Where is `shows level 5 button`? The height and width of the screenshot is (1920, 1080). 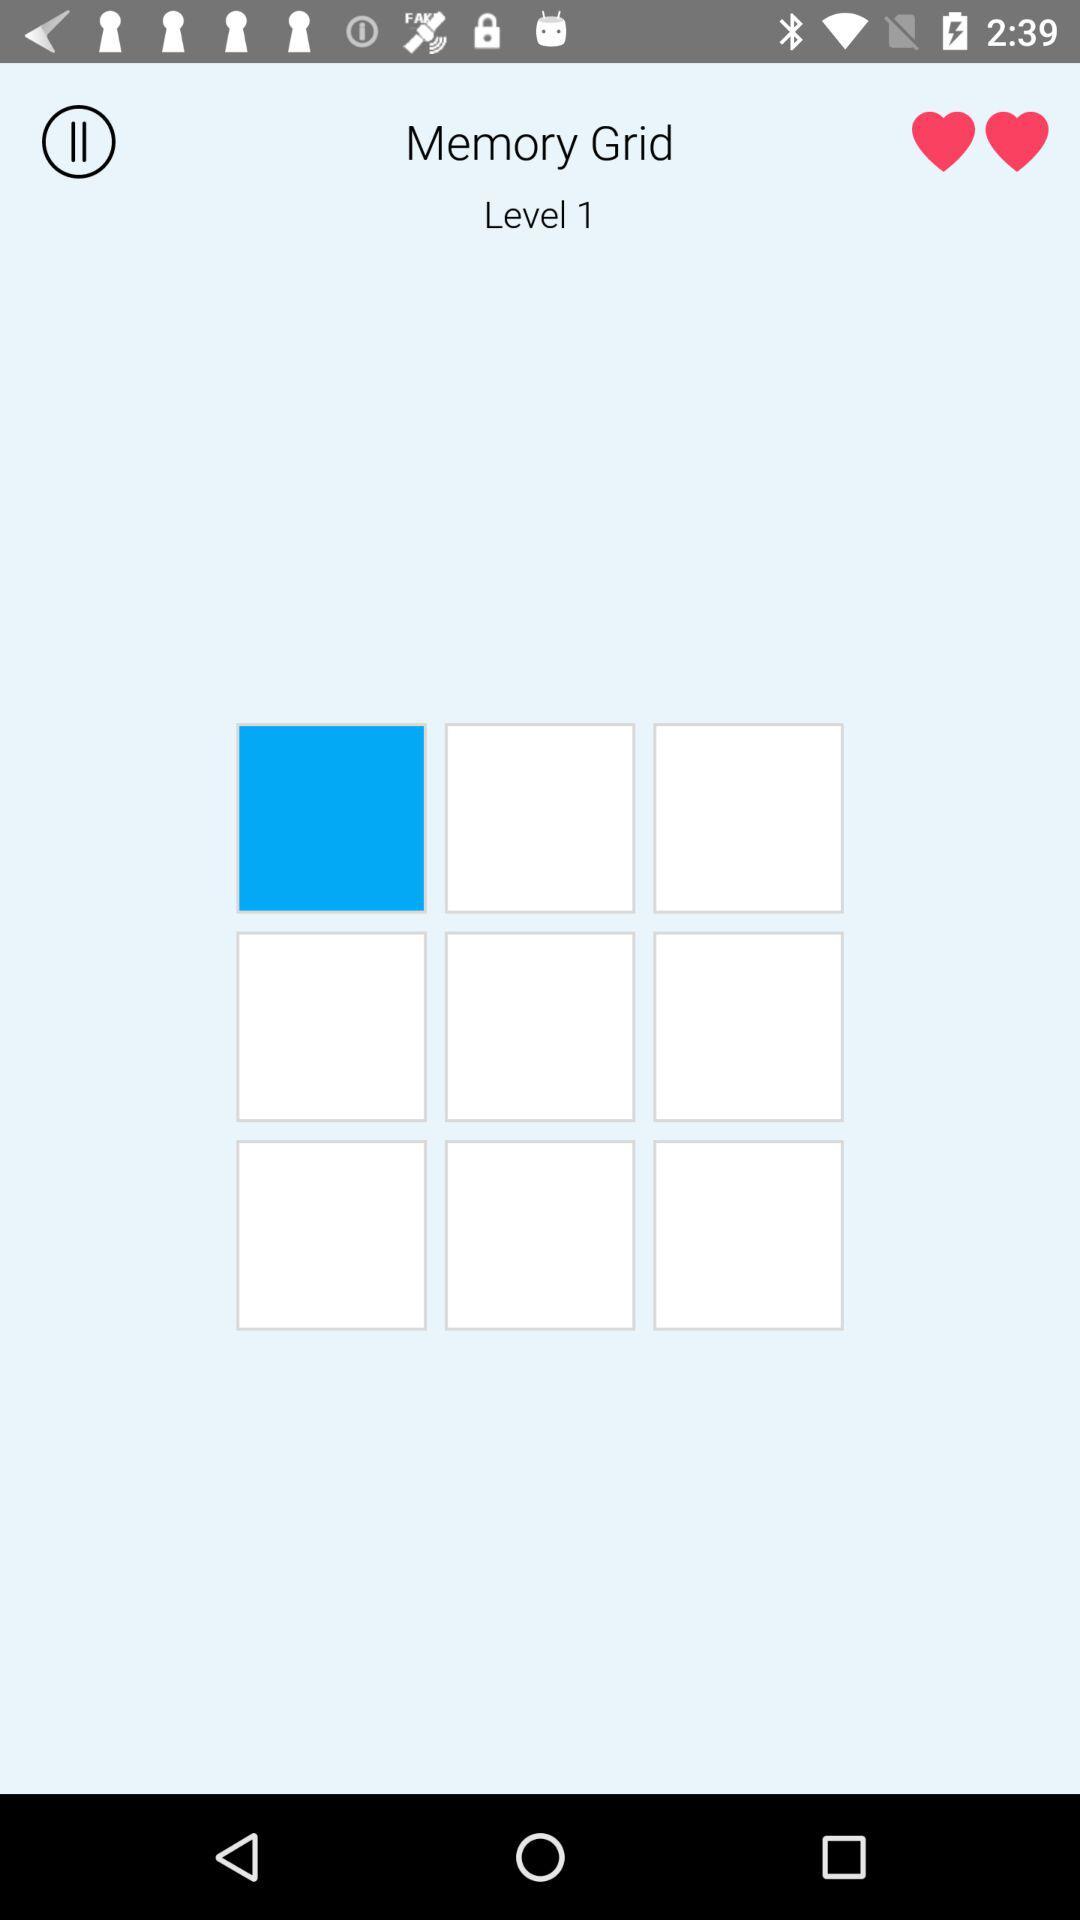 shows level 5 button is located at coordinates (540, 1026).